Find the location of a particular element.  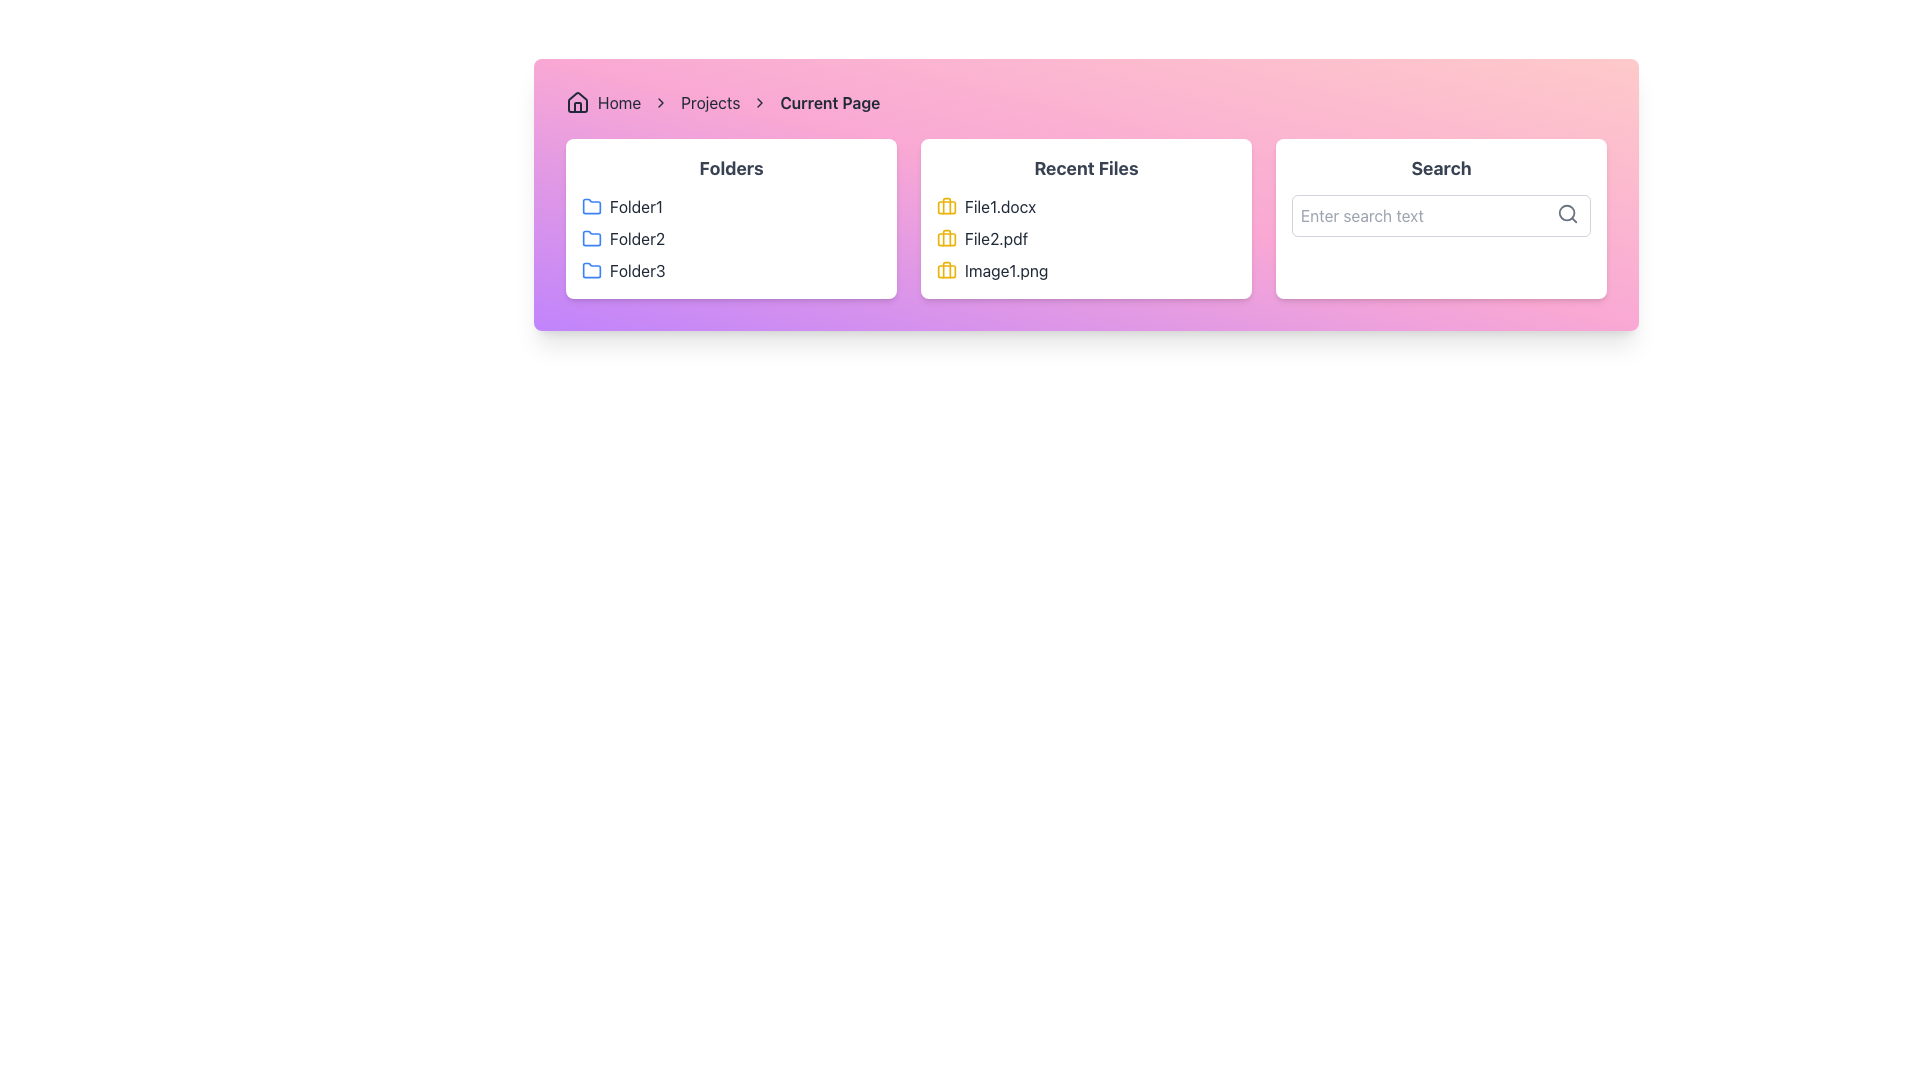

the decorative SVG rectangle element that represents a briefcase in the icon, located slightly to the top-right of the center of the bounding box is located at coordinates (945, 238).